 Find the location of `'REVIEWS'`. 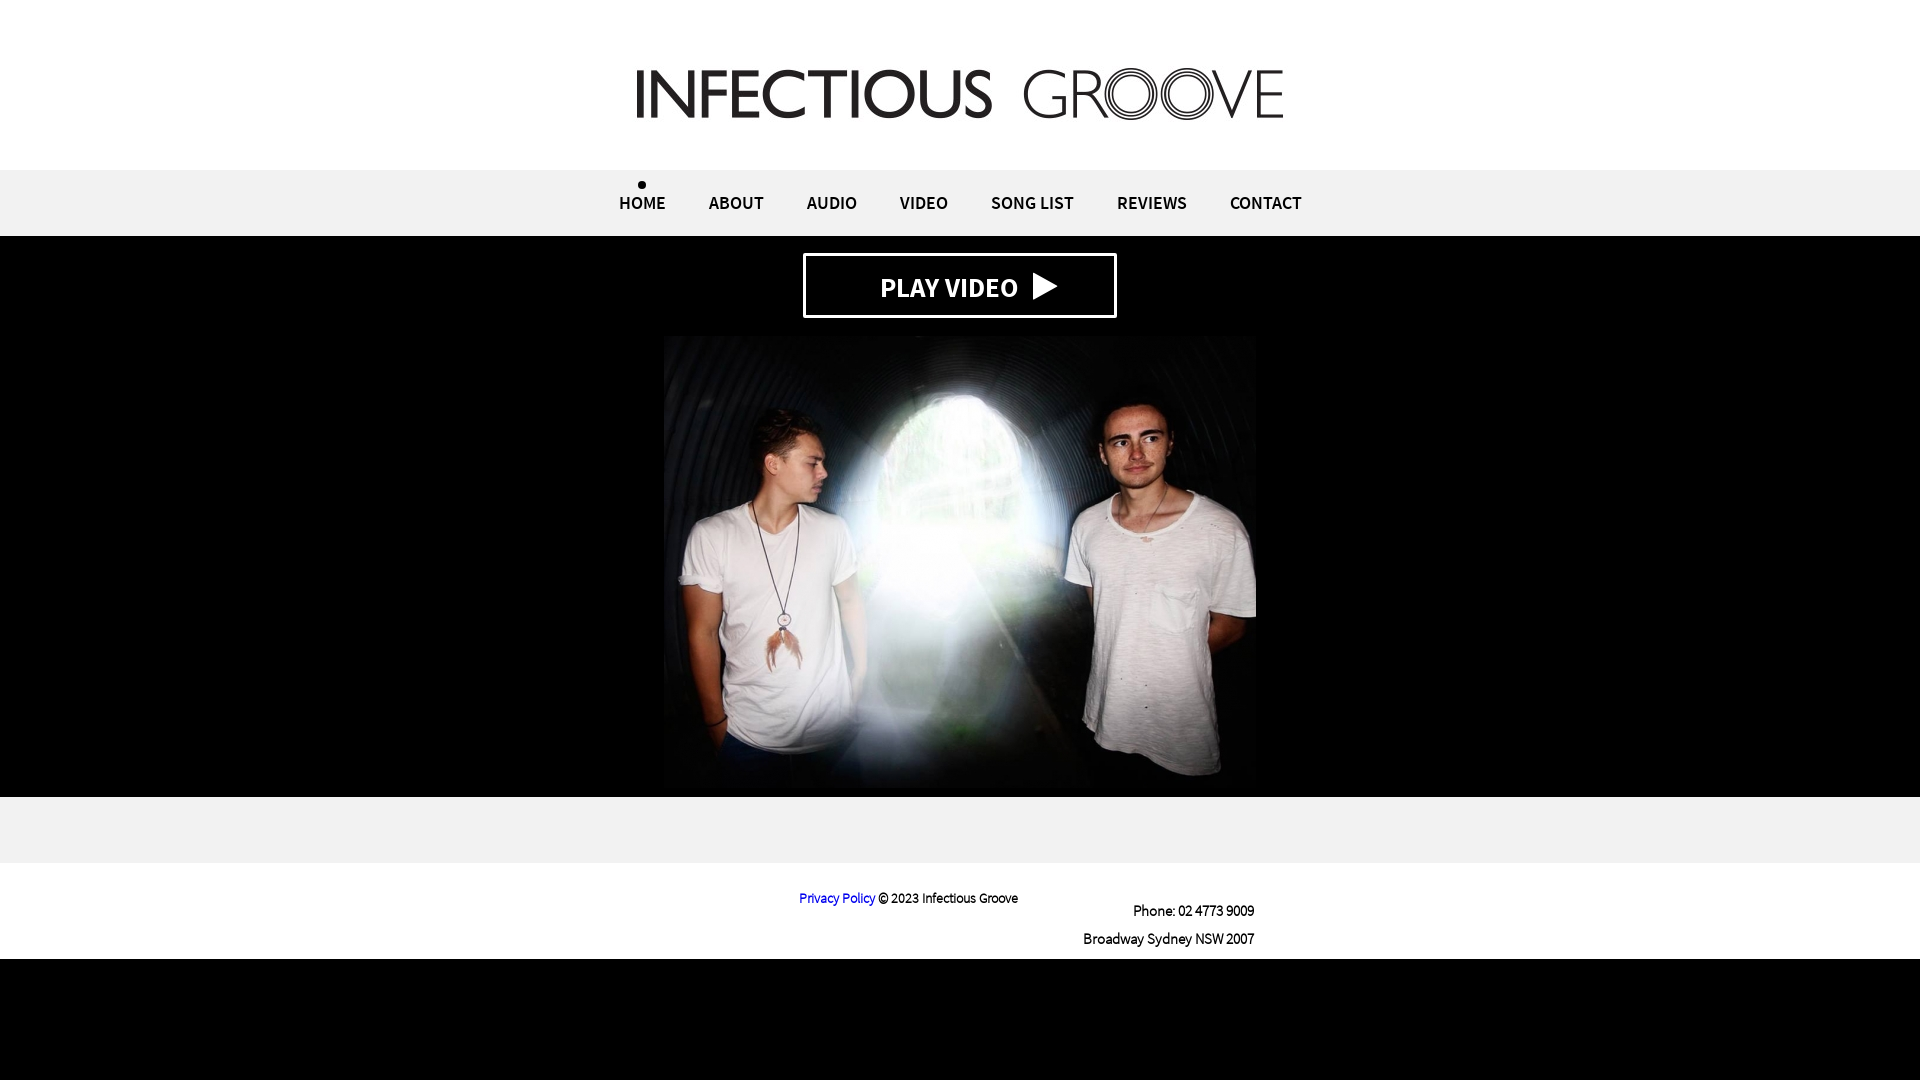

'REVIEWS' is located at coordinates (1151, 202).